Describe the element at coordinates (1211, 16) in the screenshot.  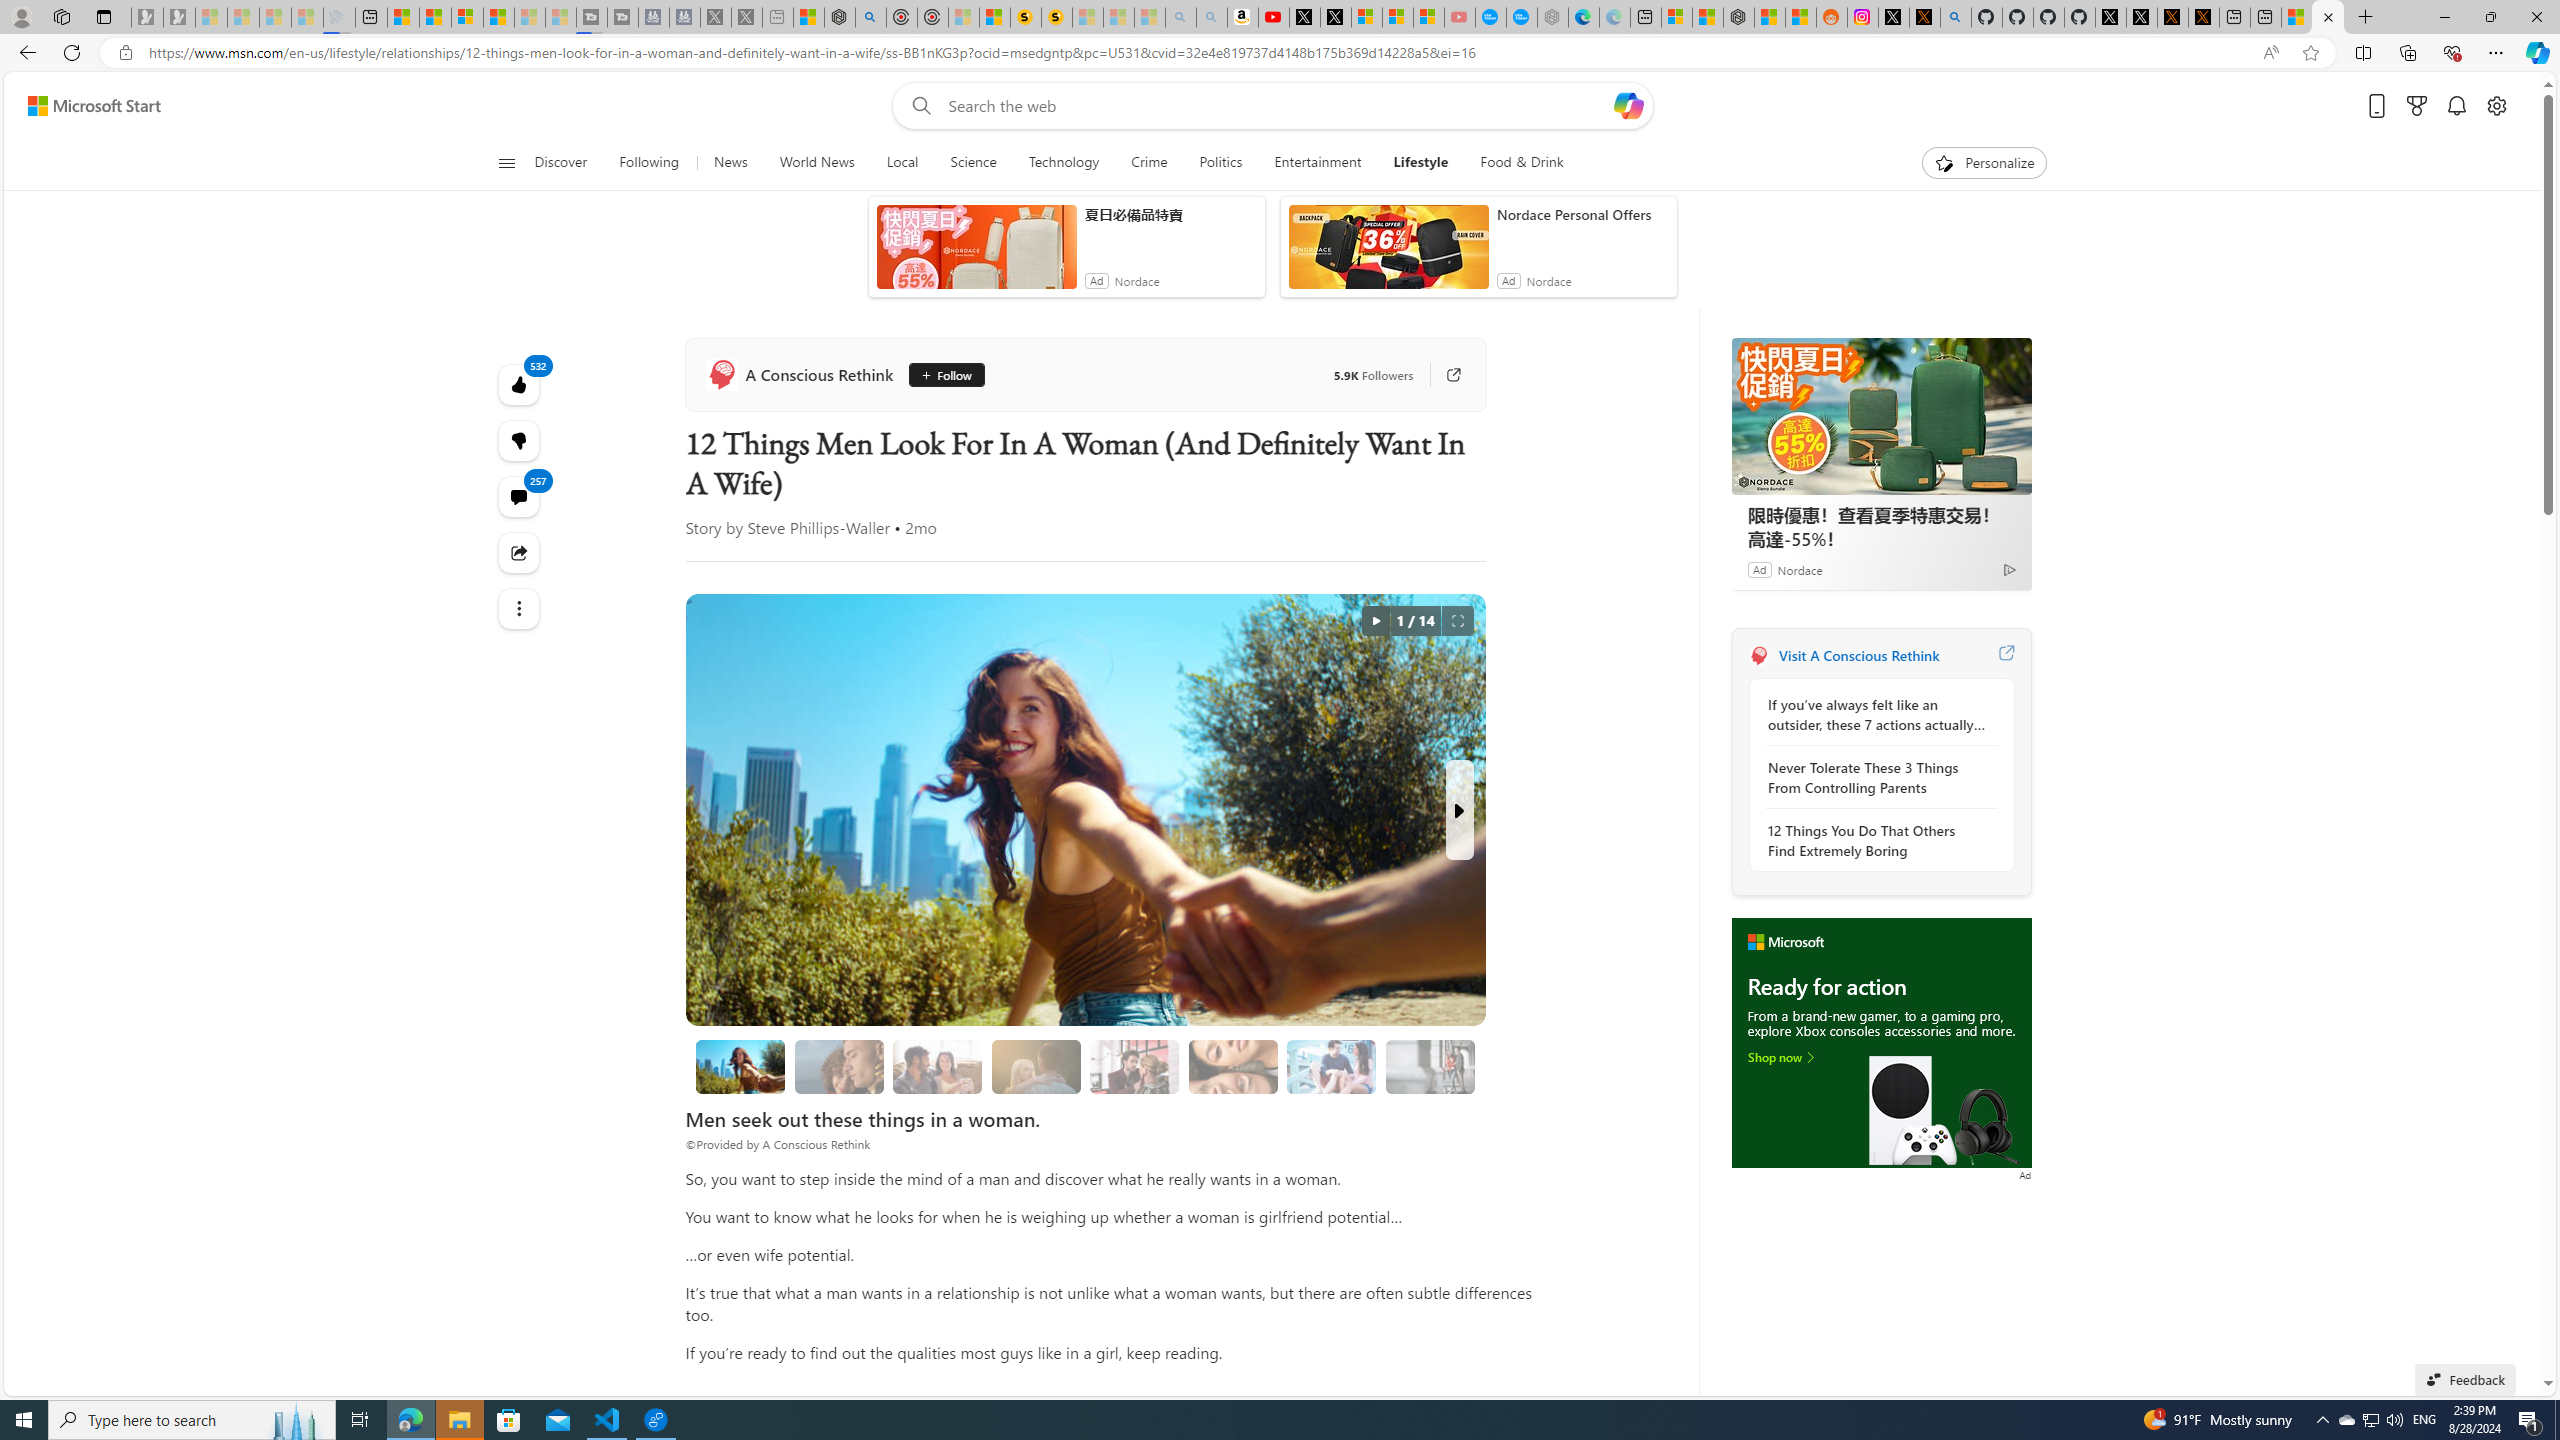
I see `'Amazon Echo Dot PNG - Search Images - Sleeping'` at that location.